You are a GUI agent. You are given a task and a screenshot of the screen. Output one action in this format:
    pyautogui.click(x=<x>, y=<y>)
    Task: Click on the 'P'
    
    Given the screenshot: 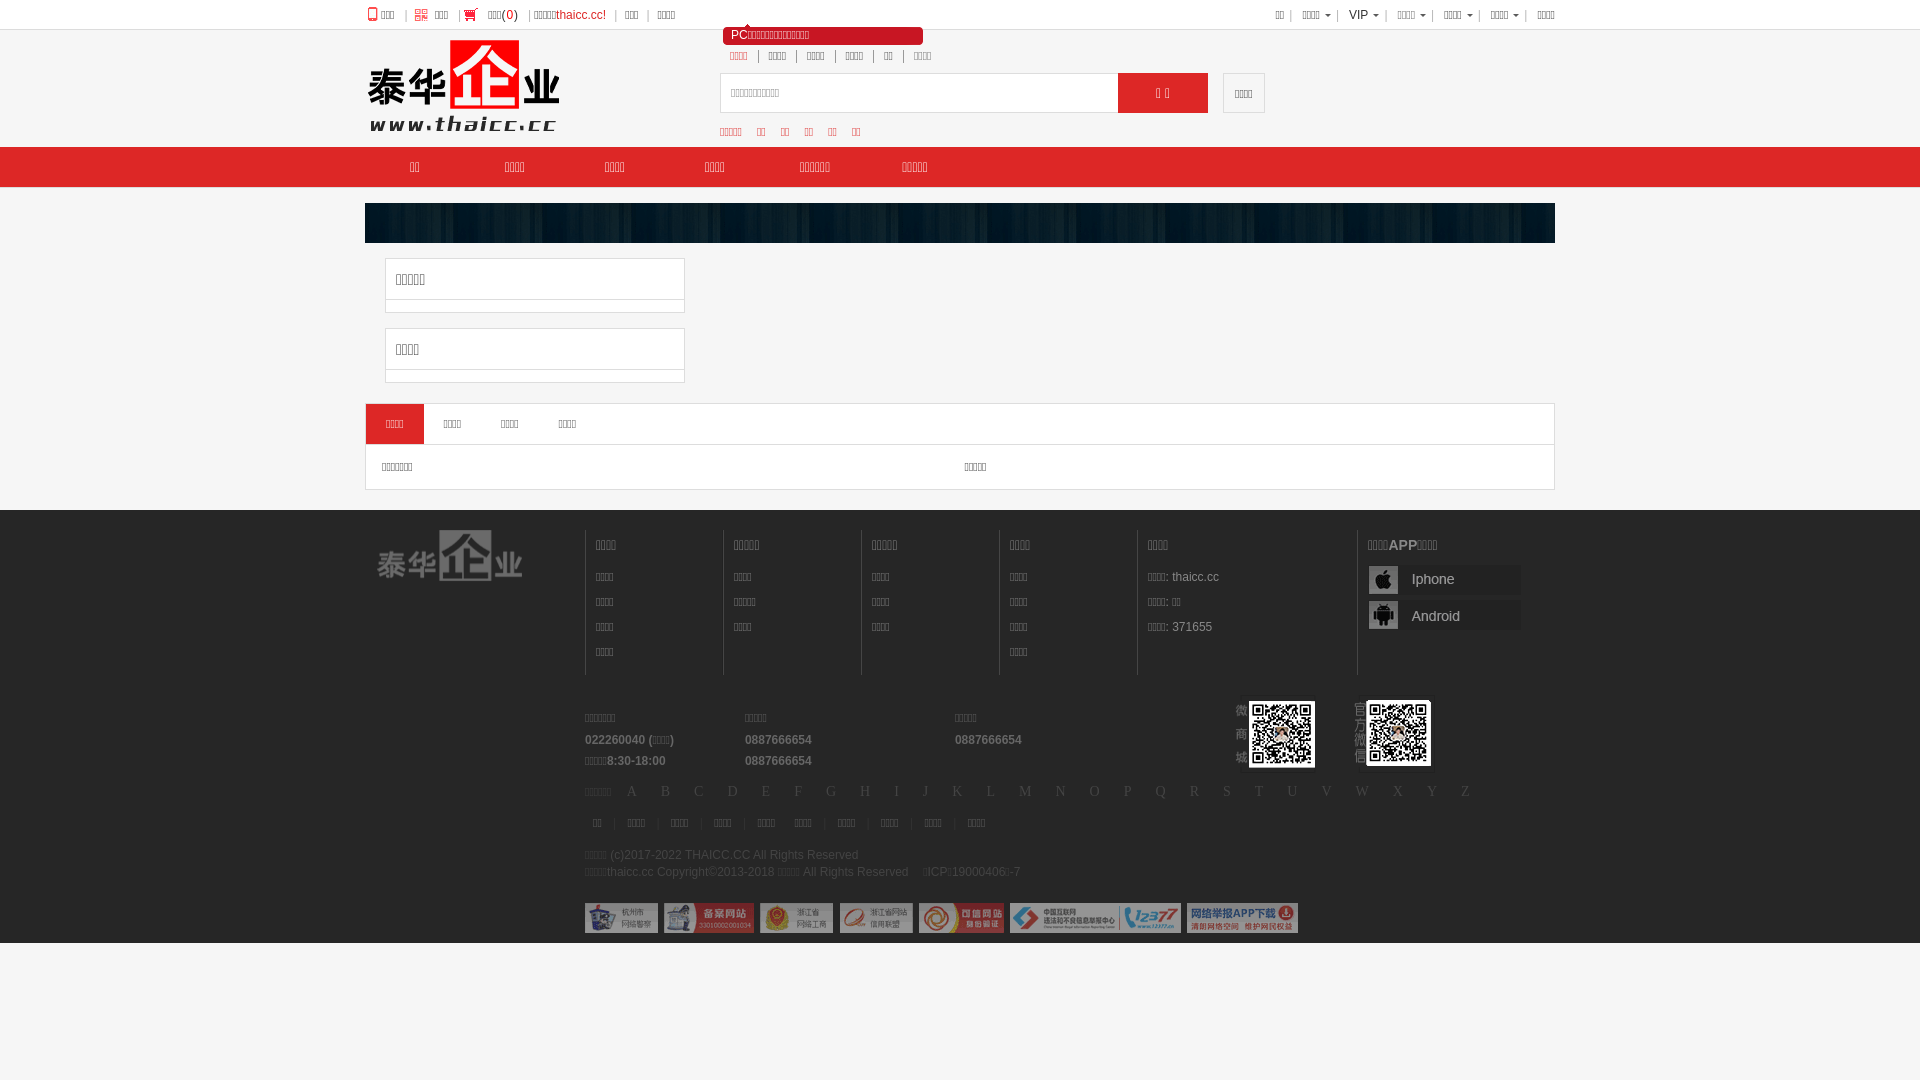 What is the action you would take?
    pyautogui.click(x=1128, y=790)
    